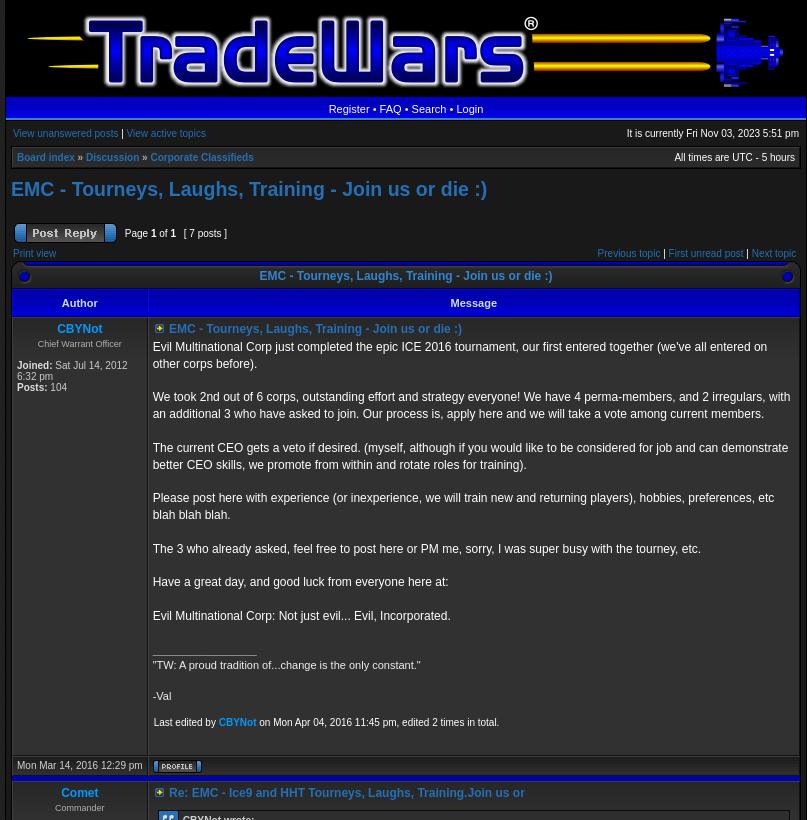 This screenshot has height=820, width=807. I want to click on 'of', so click(163, 231).